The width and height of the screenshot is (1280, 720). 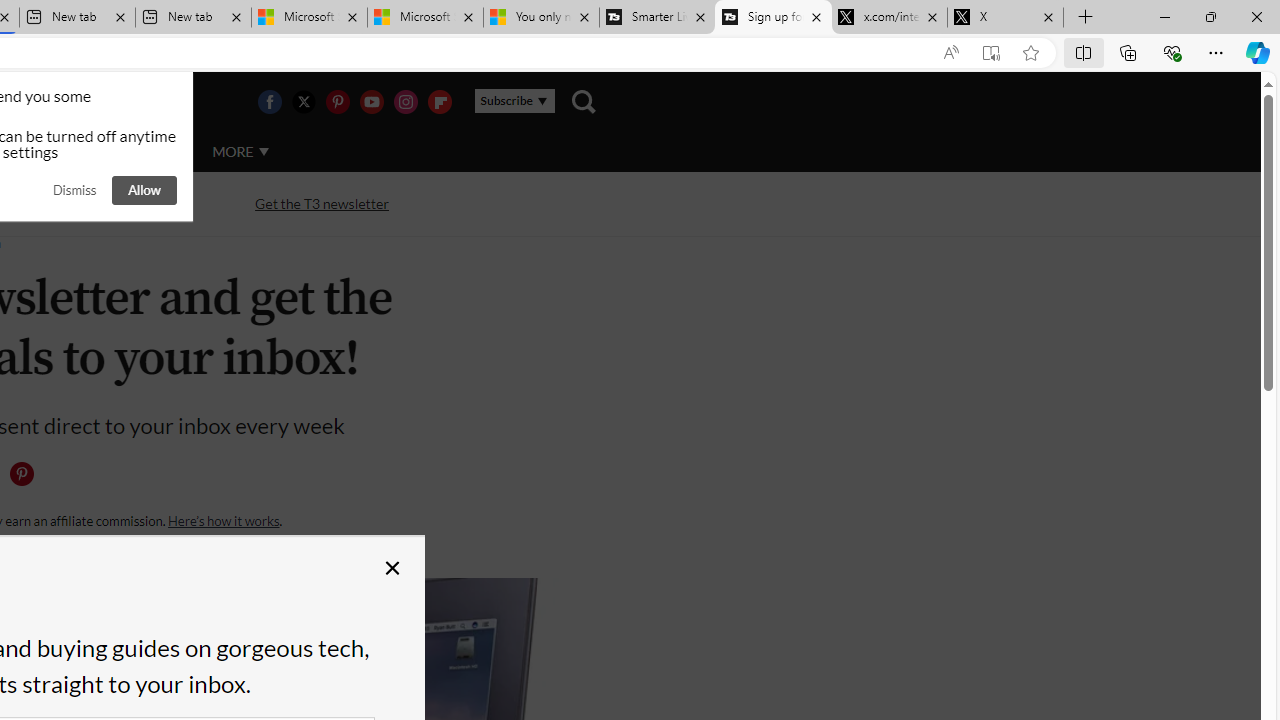 What do you see at coordinates (991, 52) in the screenshot?
I see `'Enter Immersive Reader (F9)'` at bounding box center [991, 52].